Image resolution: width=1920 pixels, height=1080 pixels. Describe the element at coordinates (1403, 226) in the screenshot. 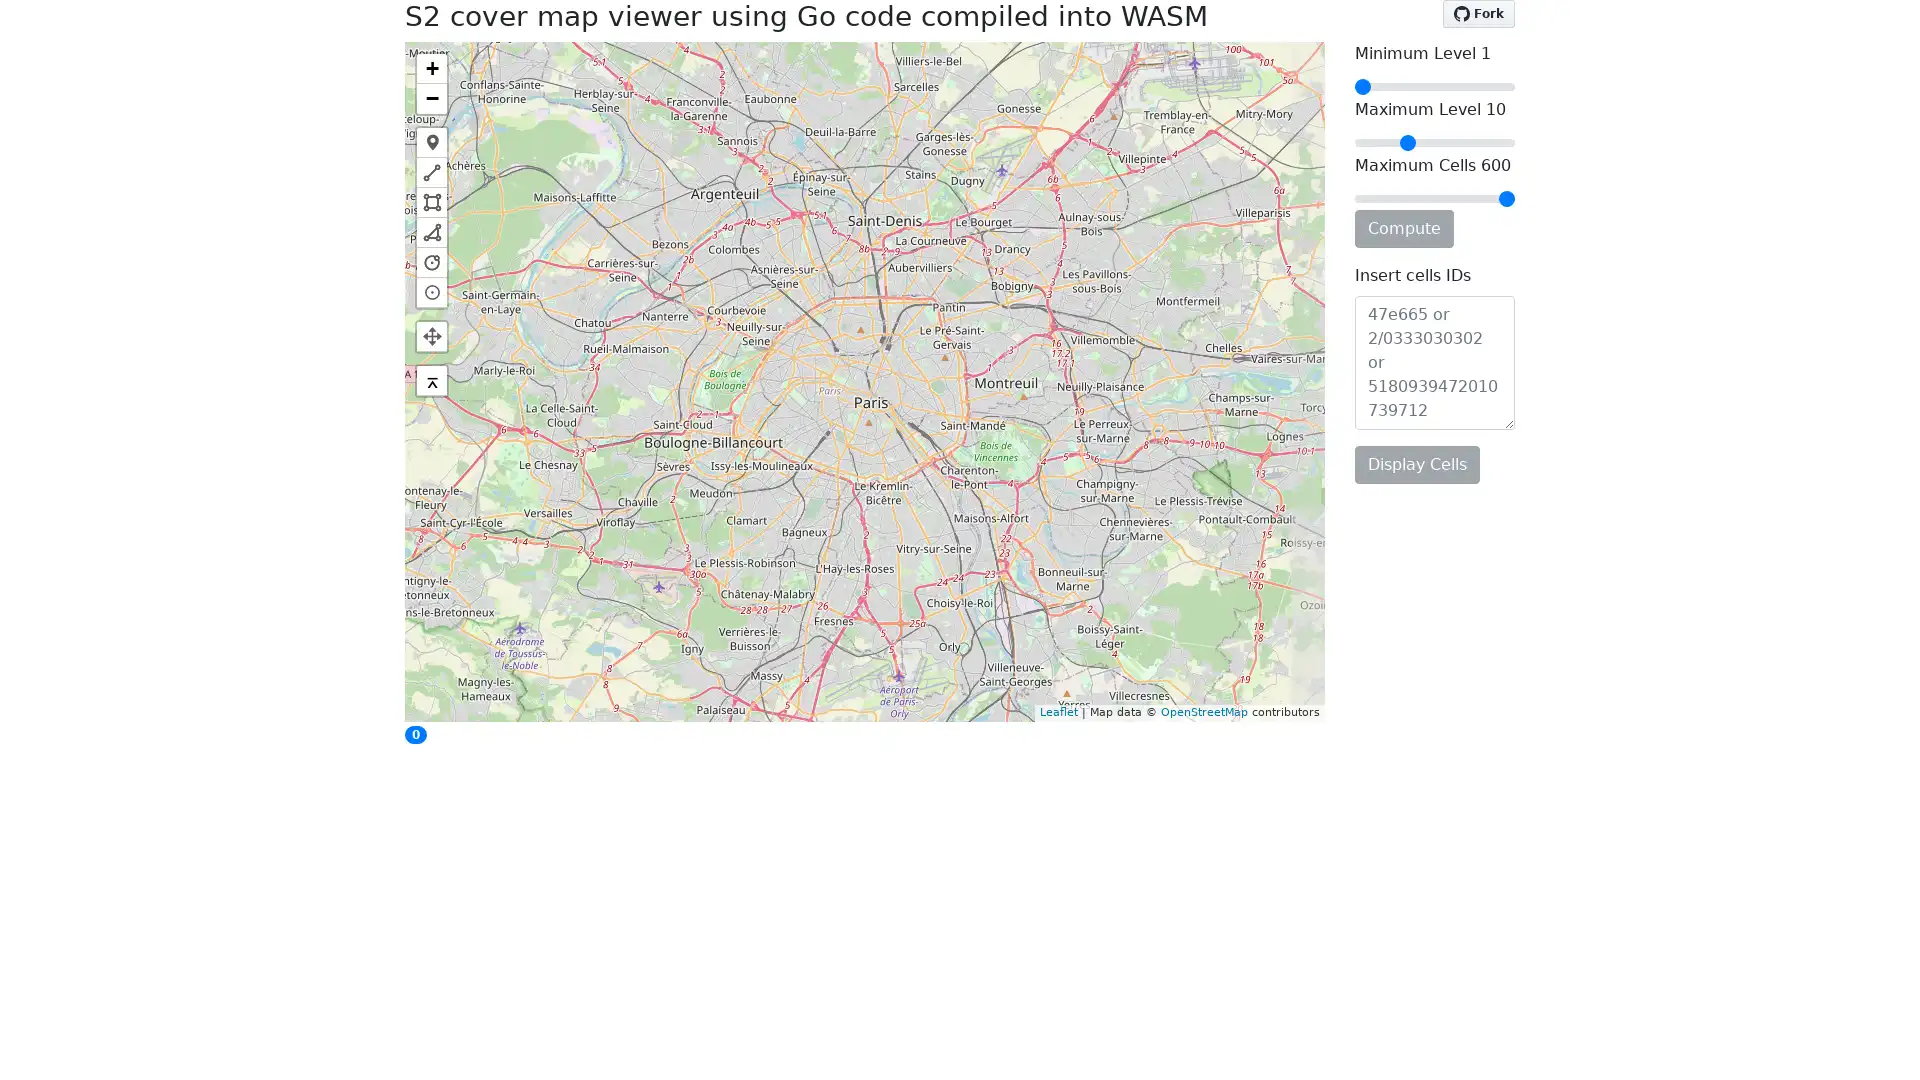

I see `Compute` at that location.